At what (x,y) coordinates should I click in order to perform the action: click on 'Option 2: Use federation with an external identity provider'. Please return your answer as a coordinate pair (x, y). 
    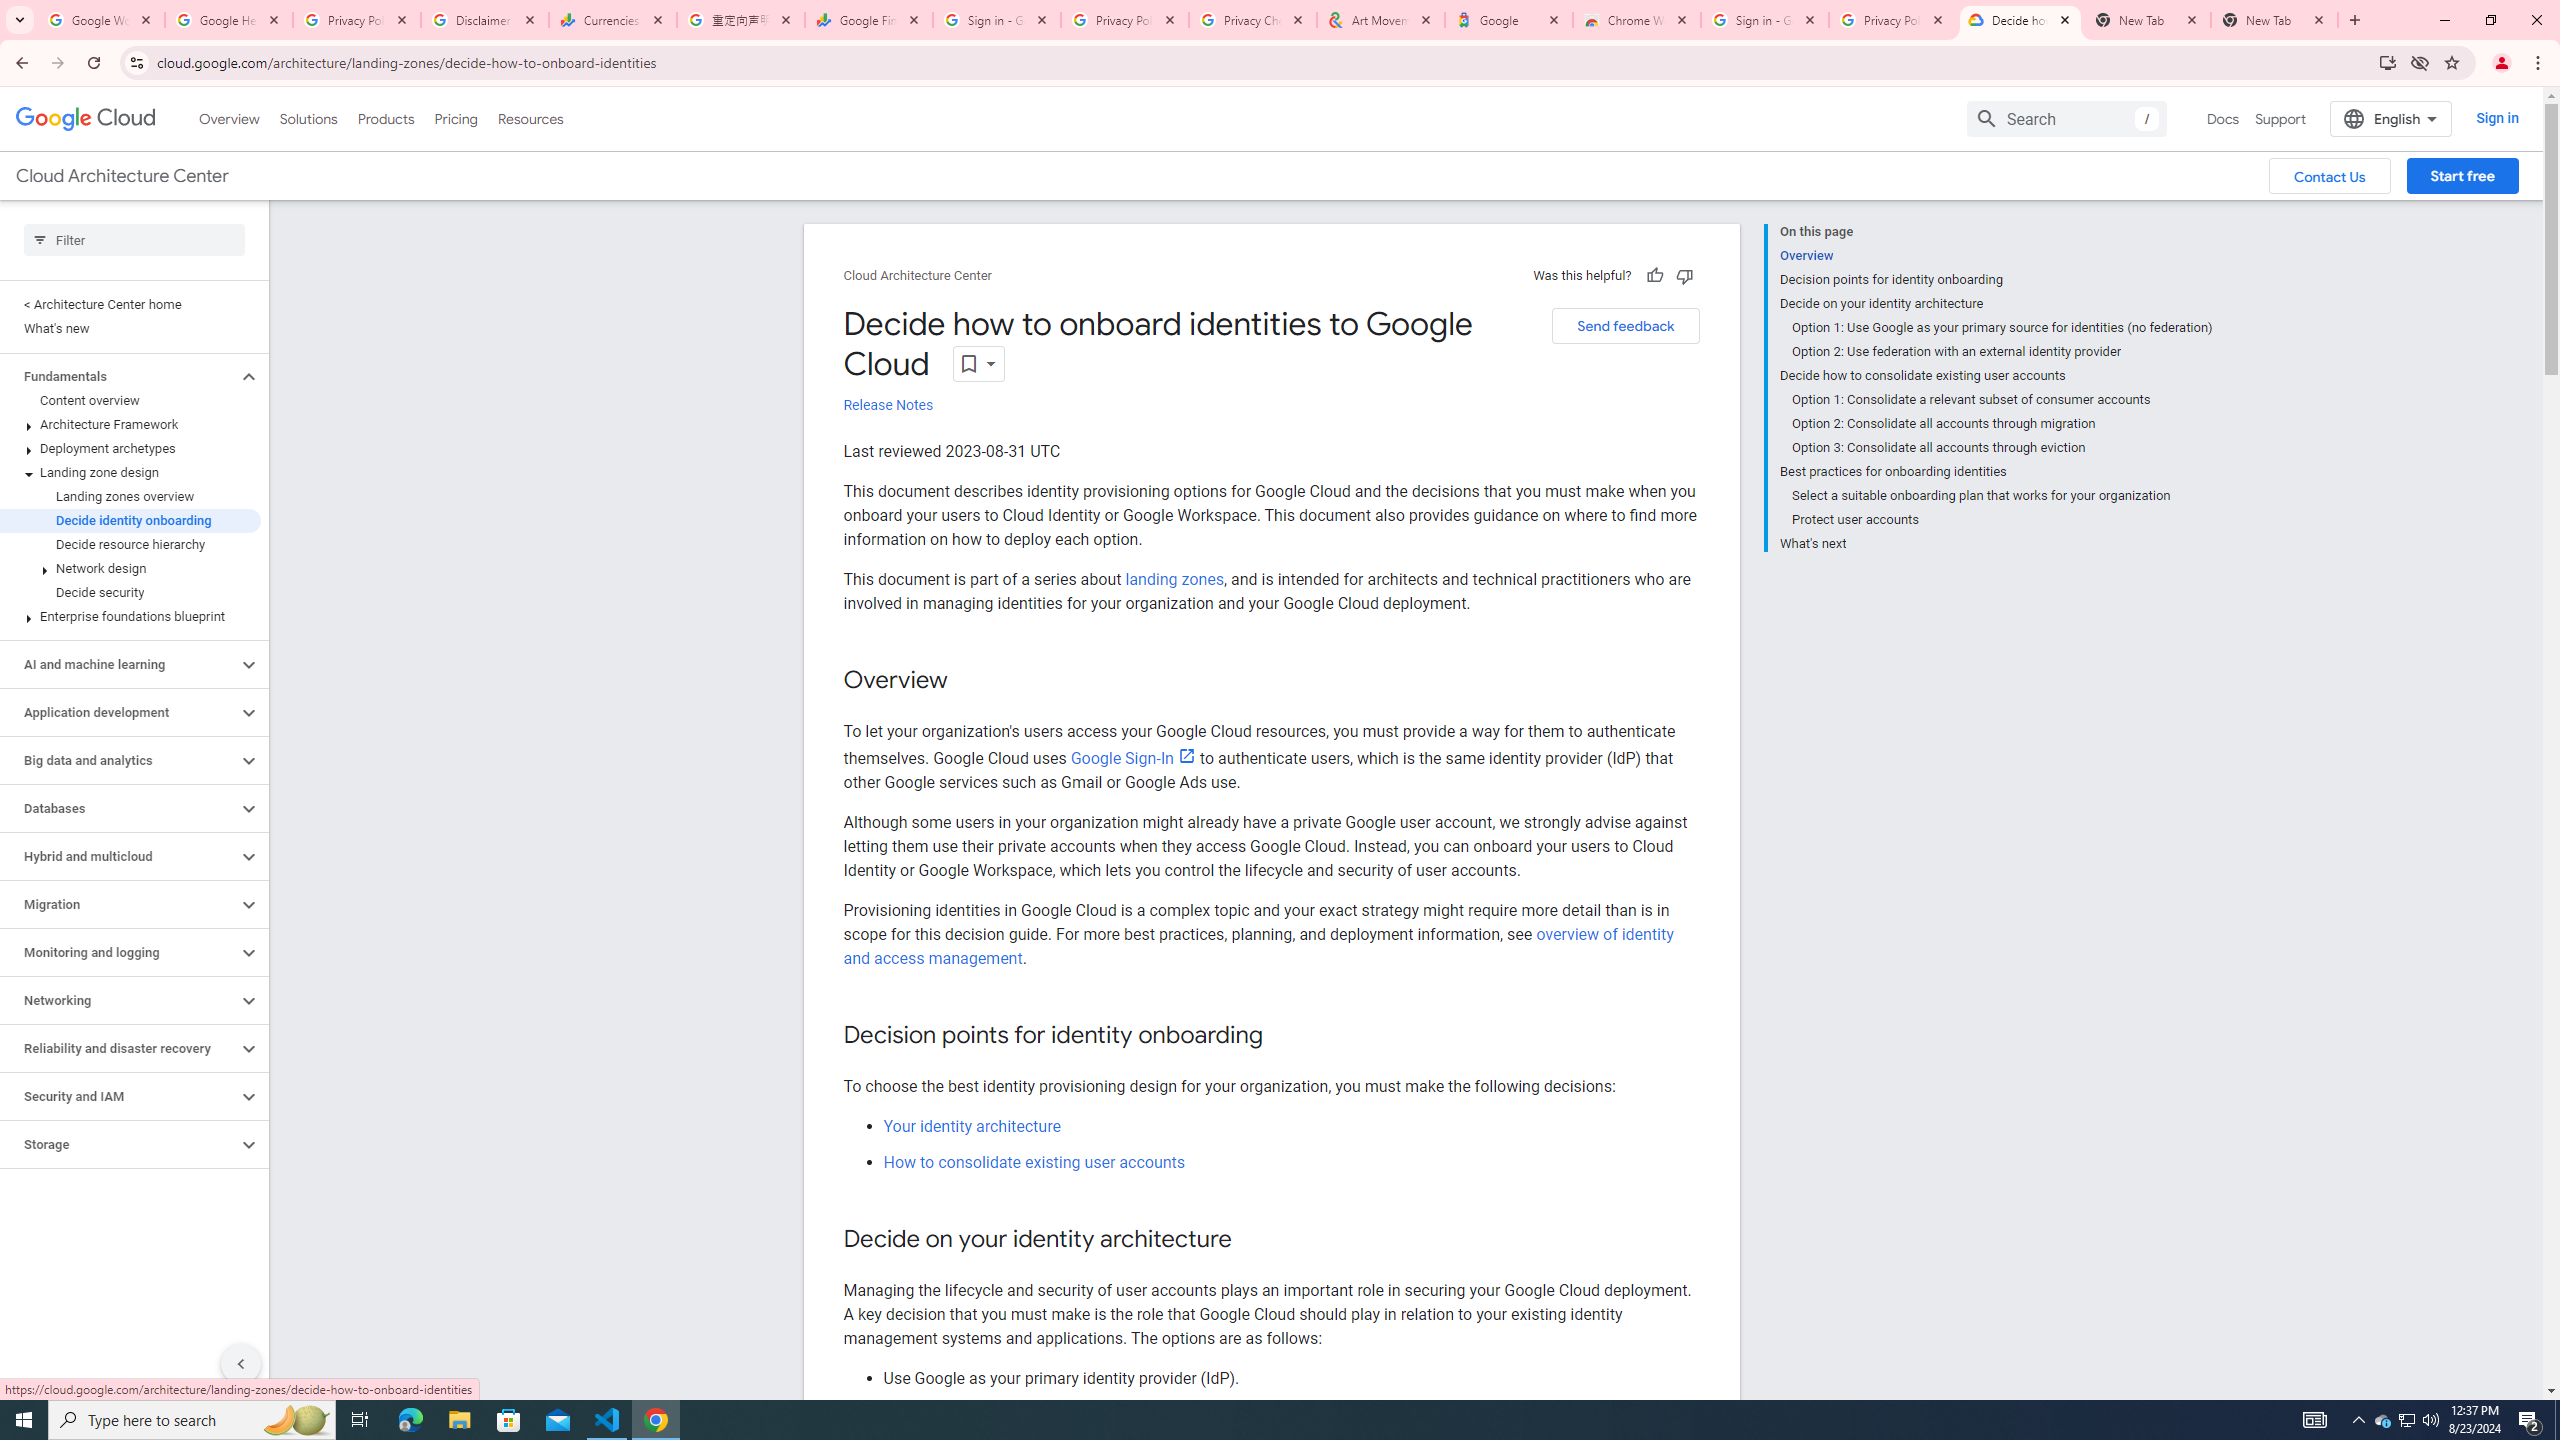
    Looking at the image, I should click on (2001, 352).